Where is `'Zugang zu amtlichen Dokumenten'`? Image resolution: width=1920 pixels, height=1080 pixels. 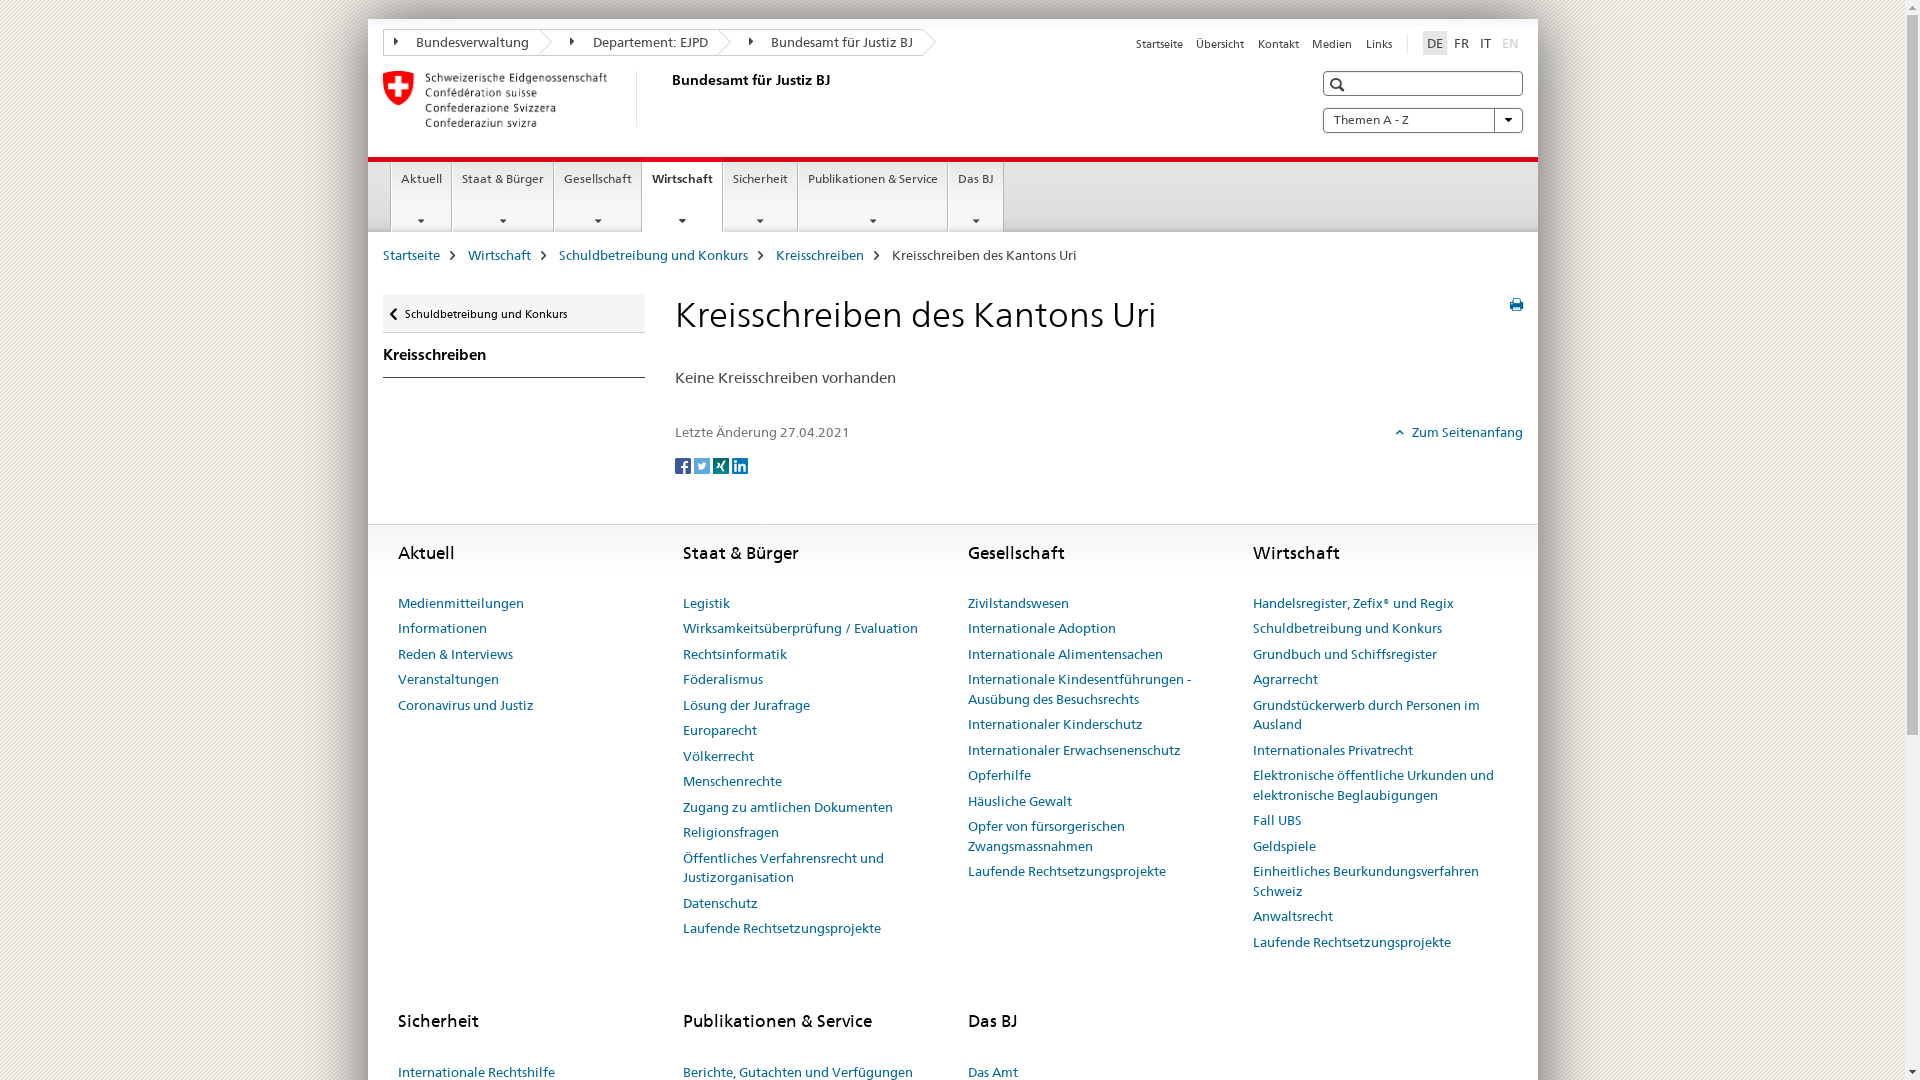 'Zugang zu amtlichen Dokumenten' is located at coordinates (786, 806).